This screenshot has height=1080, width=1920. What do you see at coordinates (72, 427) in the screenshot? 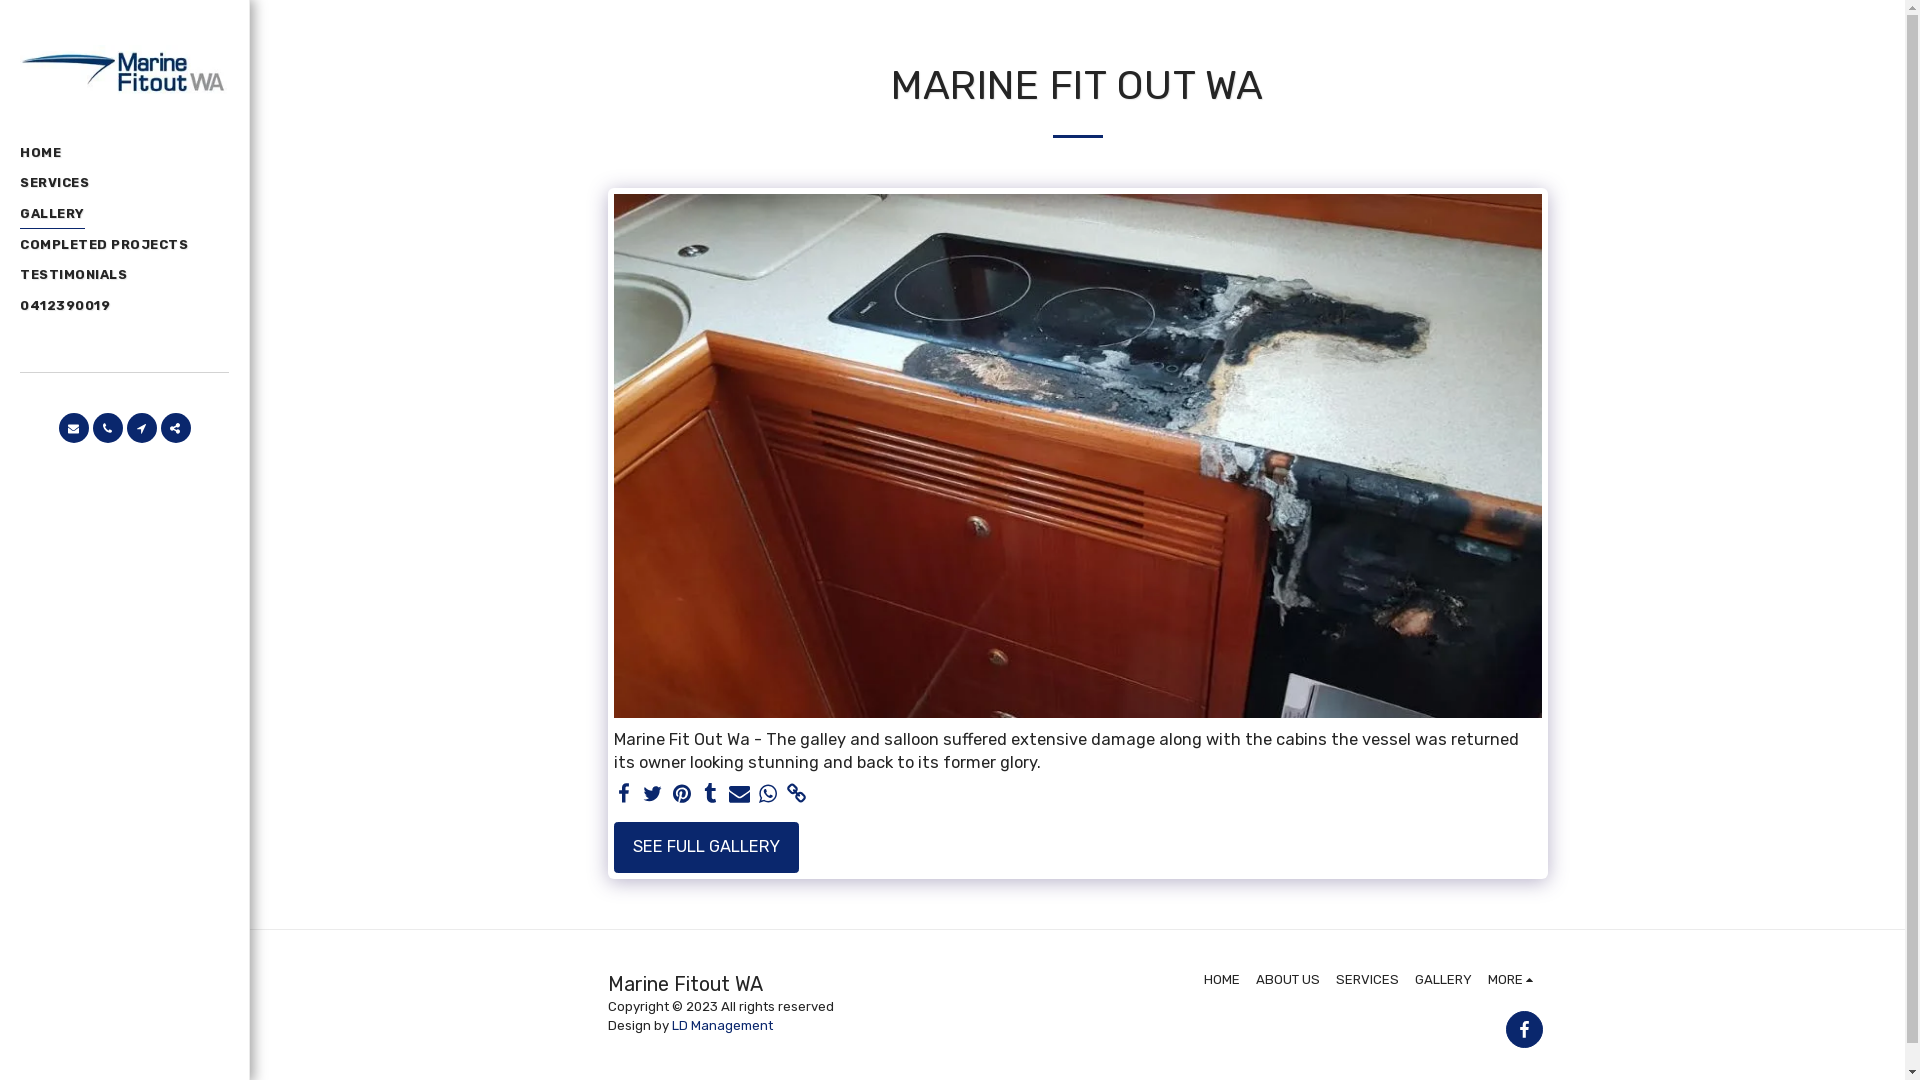
I see `' '` at bounding box center [72, 427].